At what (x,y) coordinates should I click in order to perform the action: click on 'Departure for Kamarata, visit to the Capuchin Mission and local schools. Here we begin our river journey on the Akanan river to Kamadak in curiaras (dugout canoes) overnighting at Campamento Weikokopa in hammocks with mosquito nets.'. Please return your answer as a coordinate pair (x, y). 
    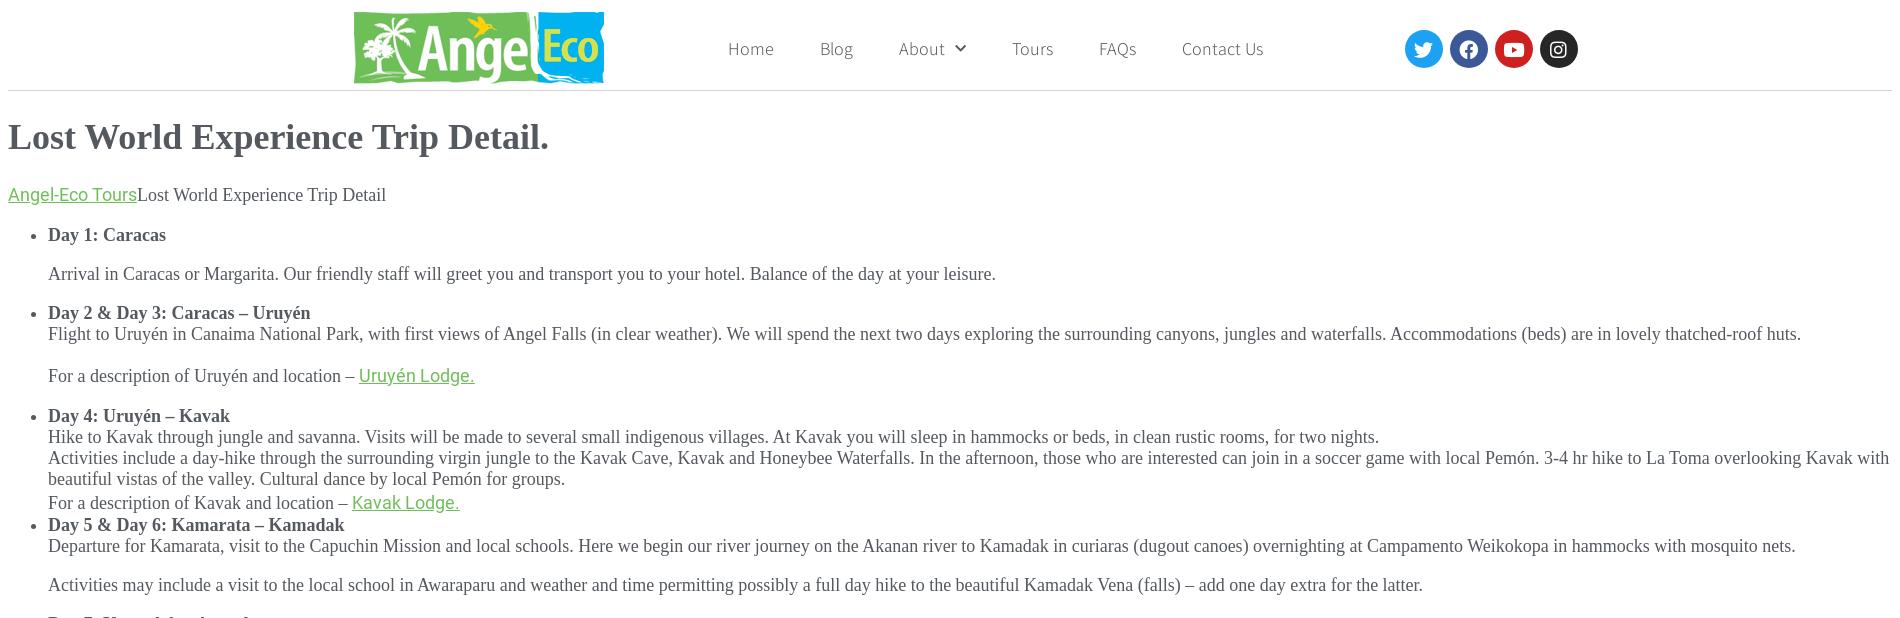
    Looking at the image, I should click on (920, 546).